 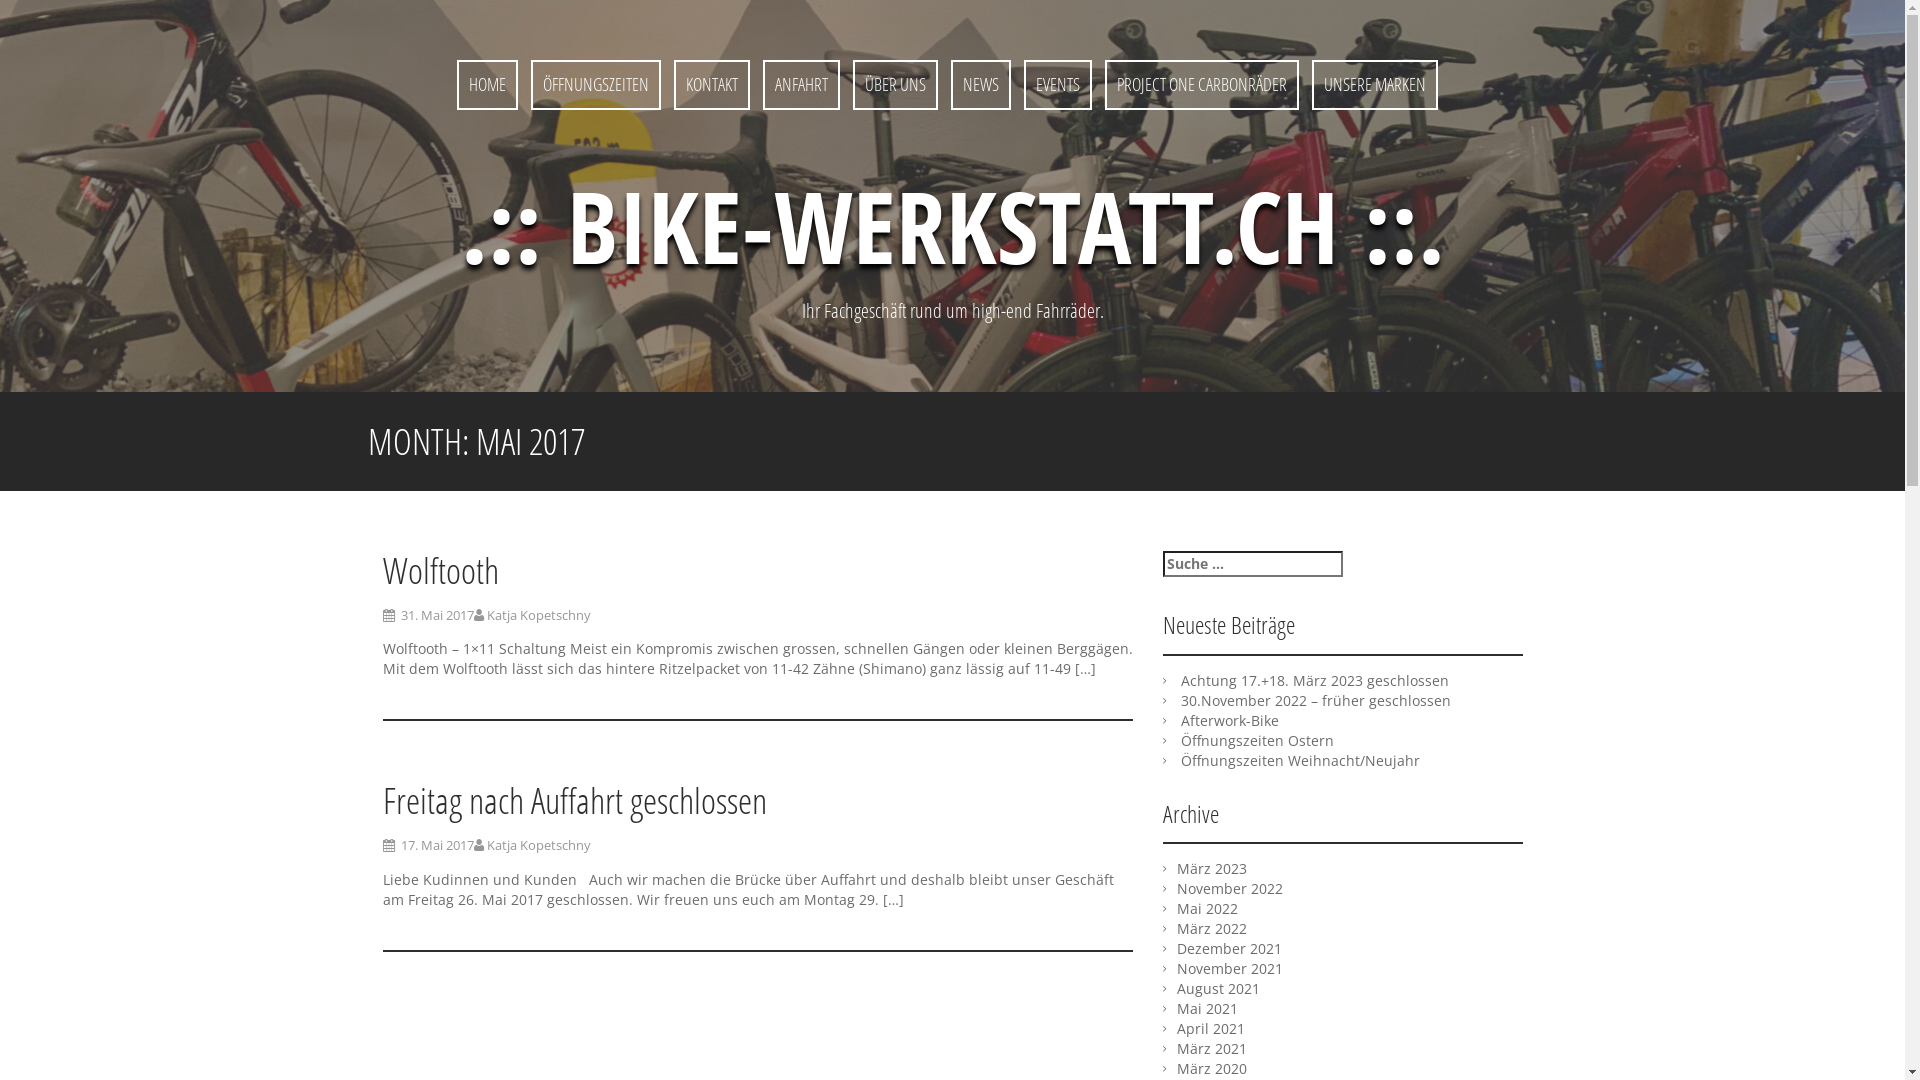 What do you see at coordinates (980, 83) in the screenshot?
I see `'NEWS'` at bounding box center [980, 83].